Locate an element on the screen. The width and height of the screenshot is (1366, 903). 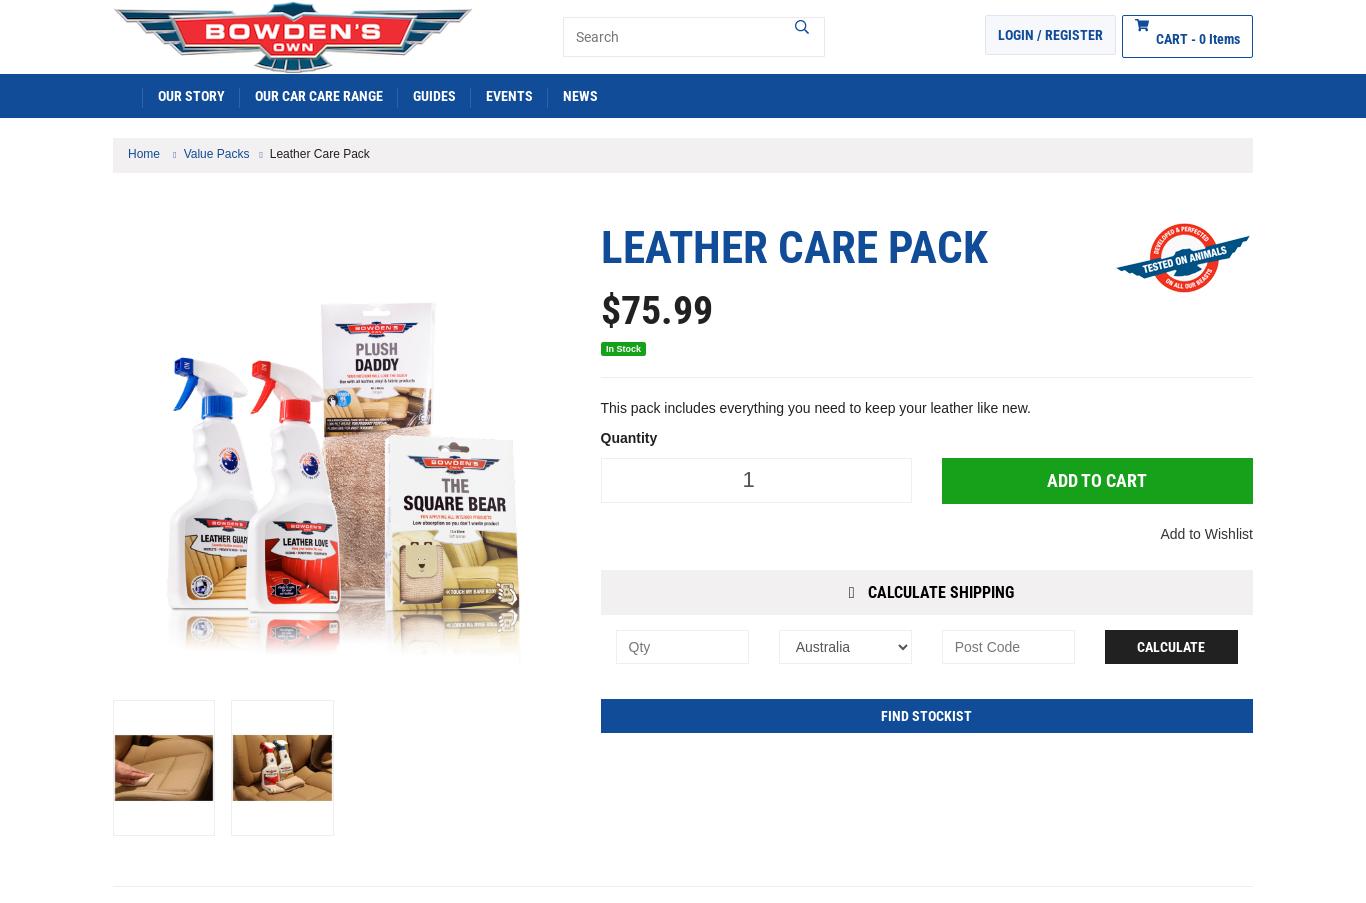
'EVENTS' is located at coordinates (509, 94).